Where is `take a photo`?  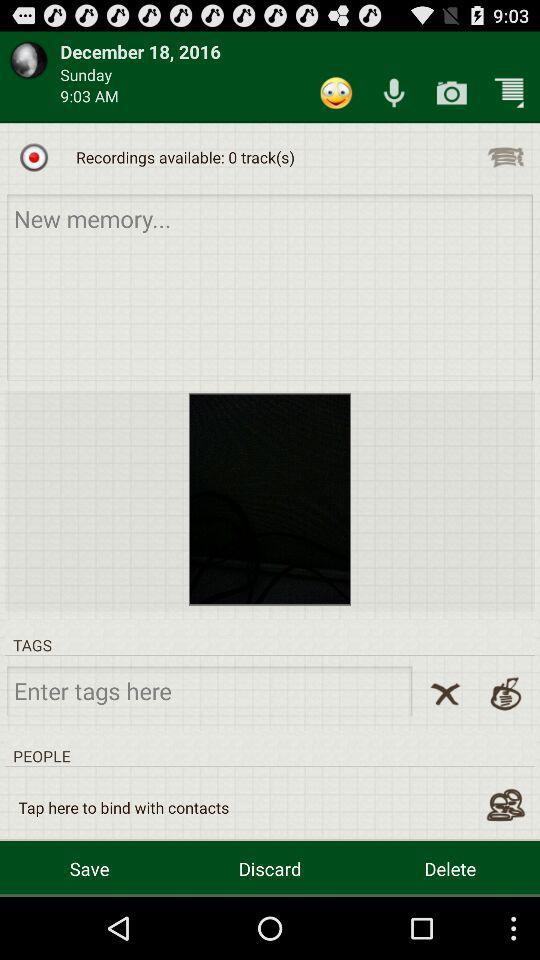
take a photo is located at coordinates (451, 93).